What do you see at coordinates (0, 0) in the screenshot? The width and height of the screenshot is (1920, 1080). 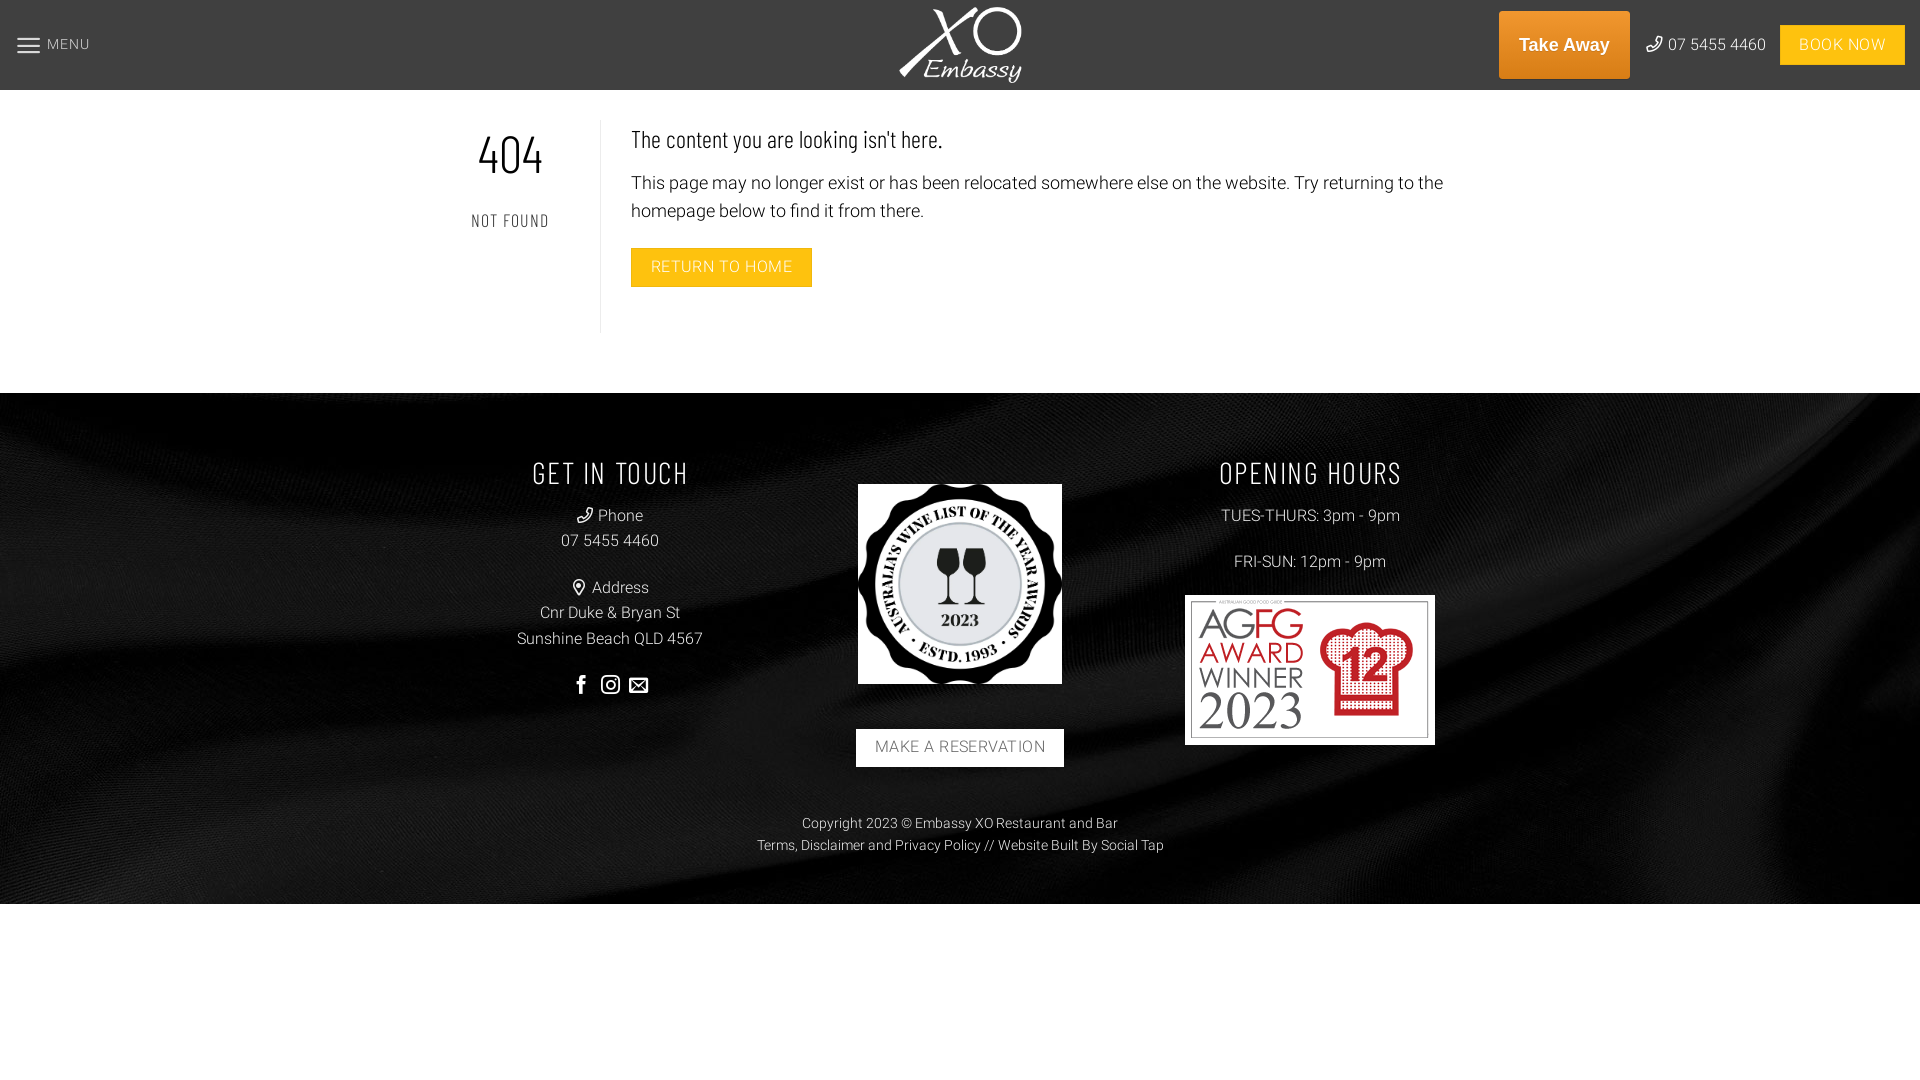 I see `'Skip to content'` at bounding box center [0, 0].